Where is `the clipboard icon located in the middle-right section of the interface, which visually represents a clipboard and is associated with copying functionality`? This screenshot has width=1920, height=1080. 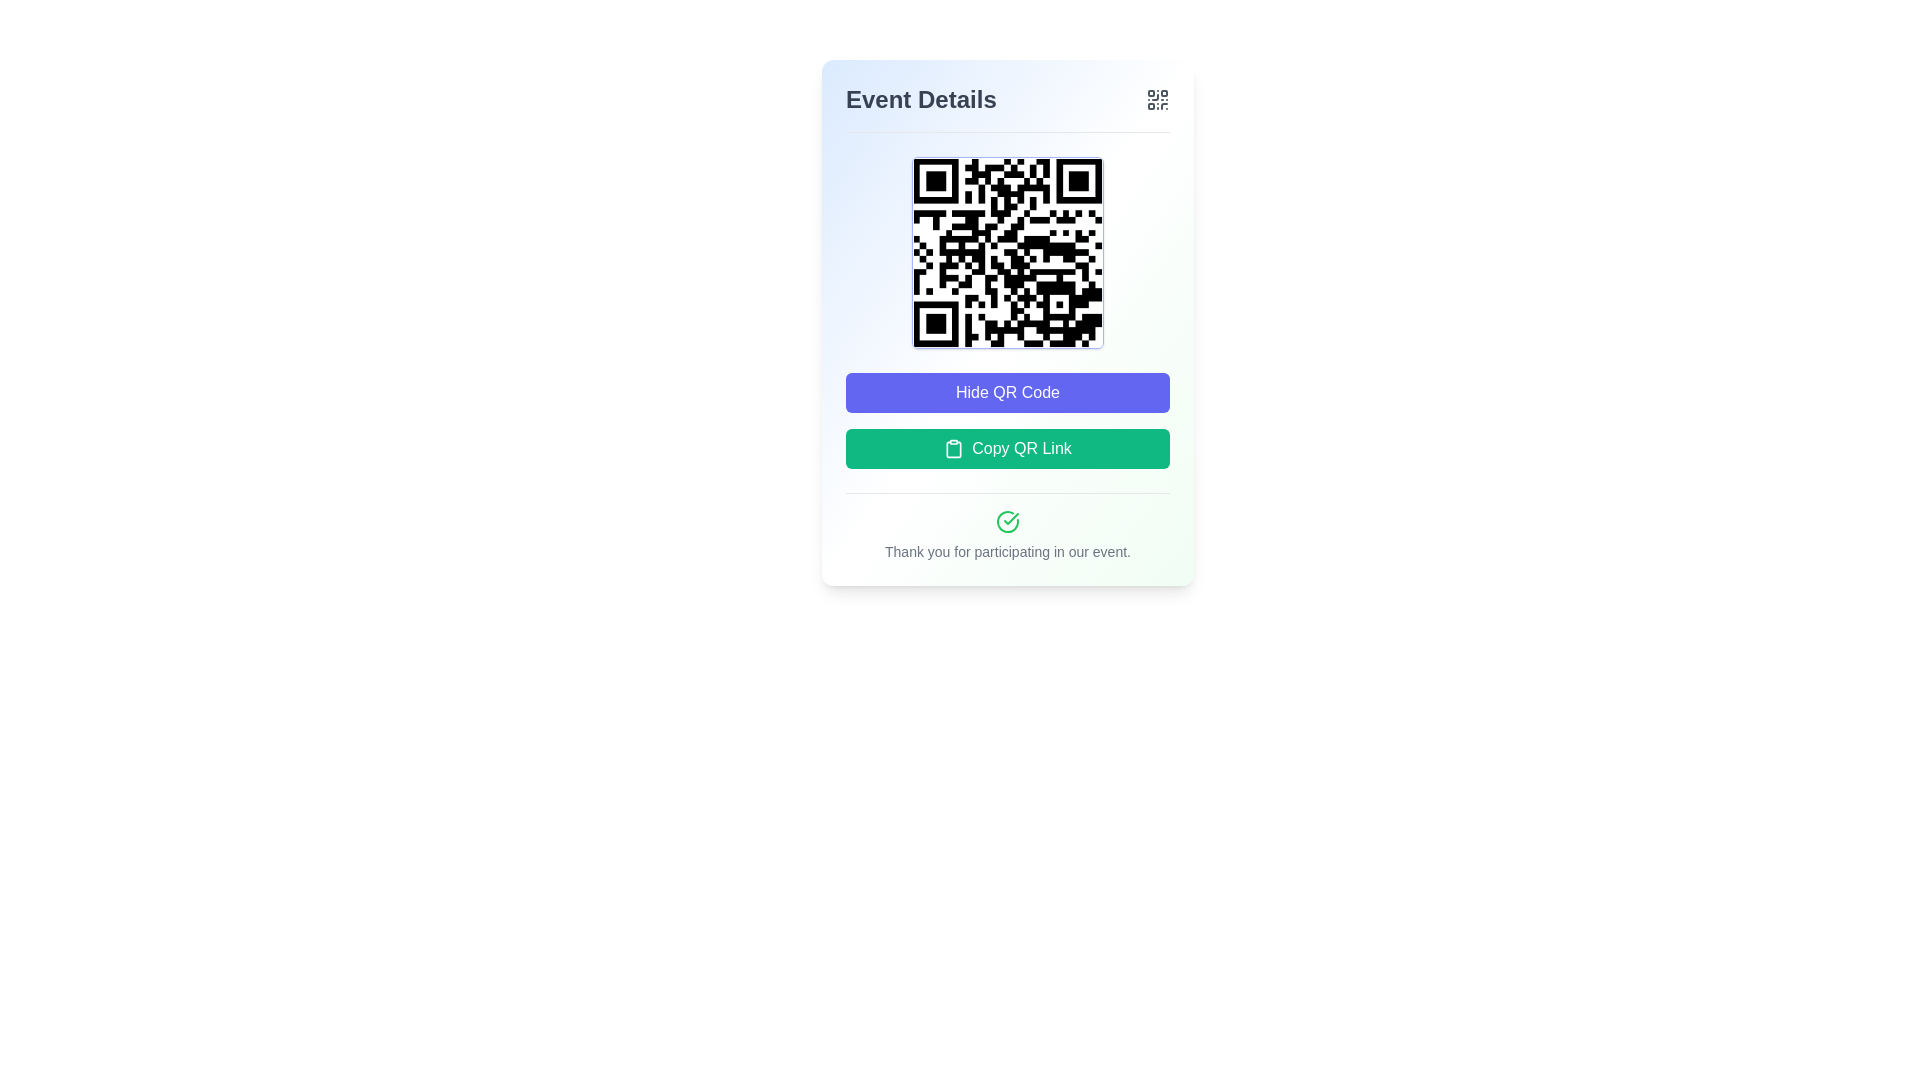
the clipboard icon located in the middle-right section of the interface, which visually represents a clipboard and is associated with copying functionality is located at coordinates (953, 448).